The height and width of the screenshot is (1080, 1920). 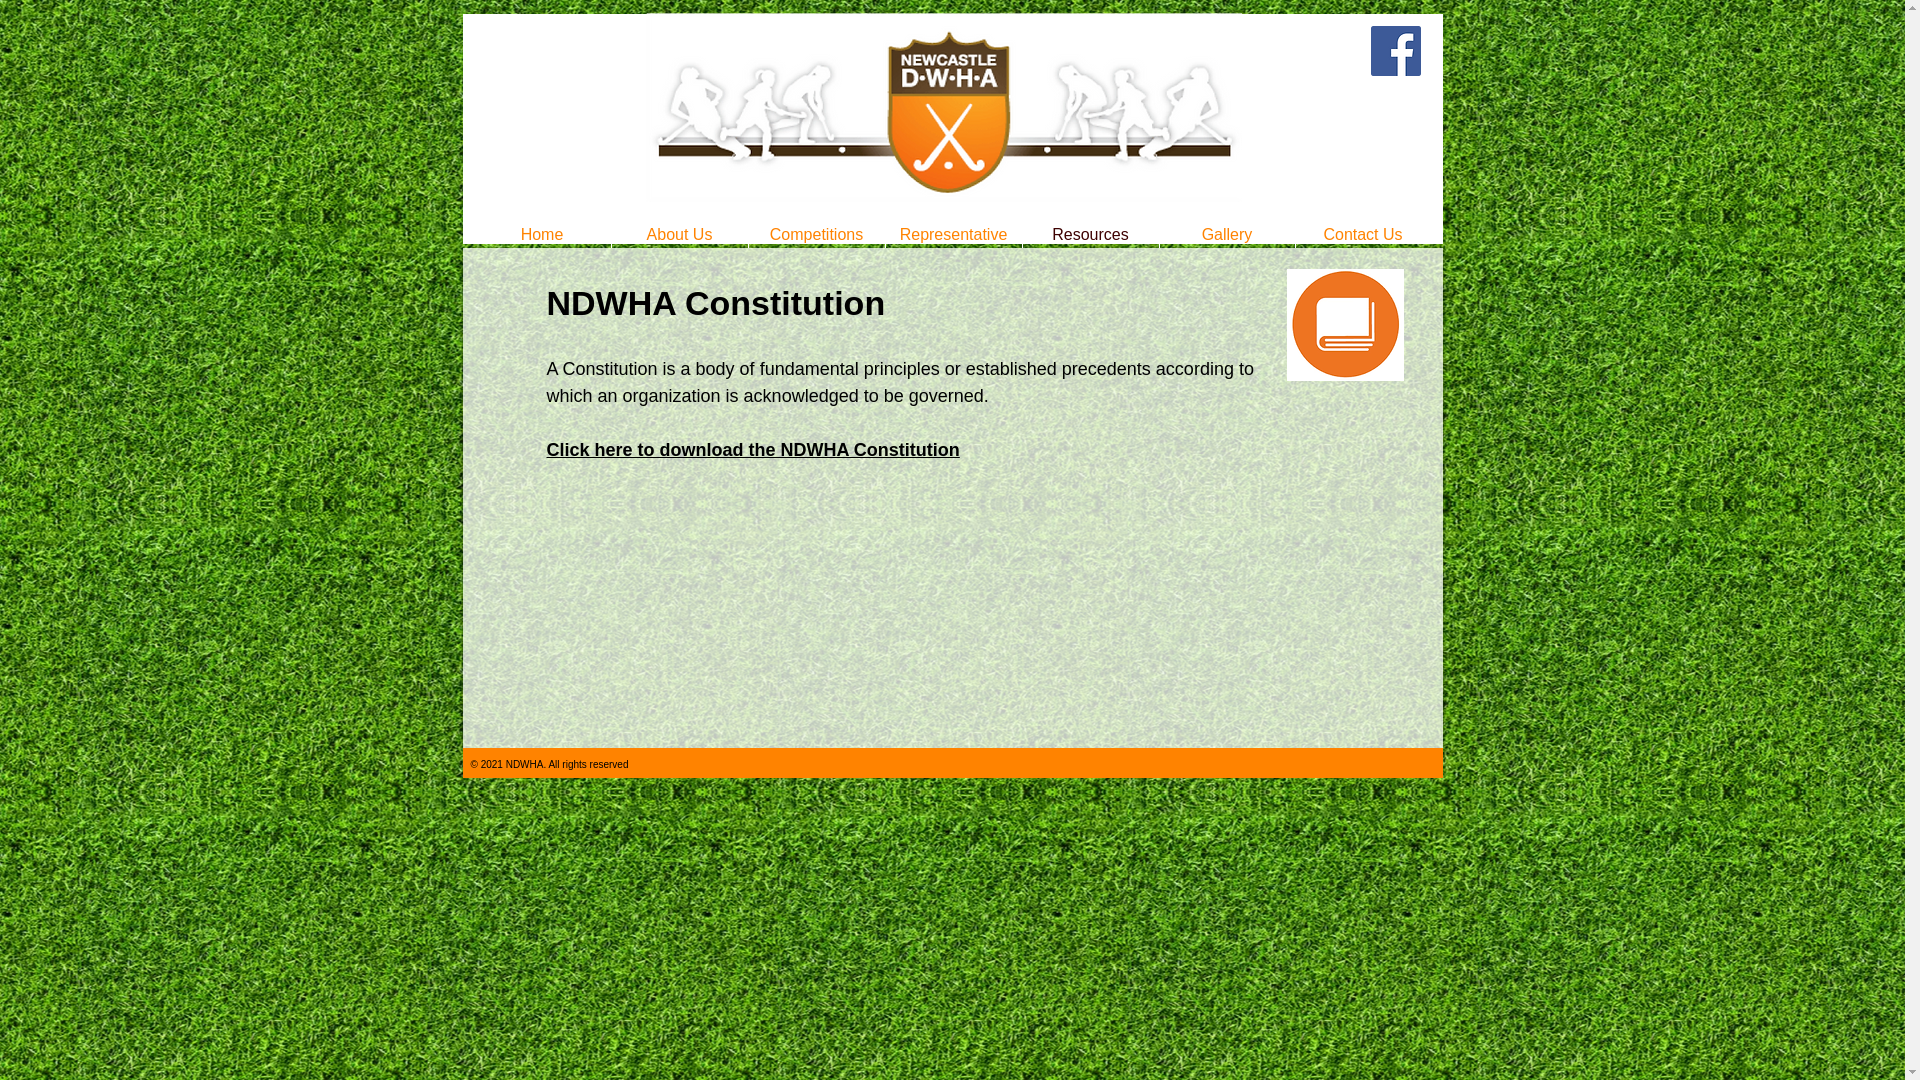 What do you see at coordinates (542, 233) in the screenshot?
I see `'Home'` at bounding box center [542, 233].